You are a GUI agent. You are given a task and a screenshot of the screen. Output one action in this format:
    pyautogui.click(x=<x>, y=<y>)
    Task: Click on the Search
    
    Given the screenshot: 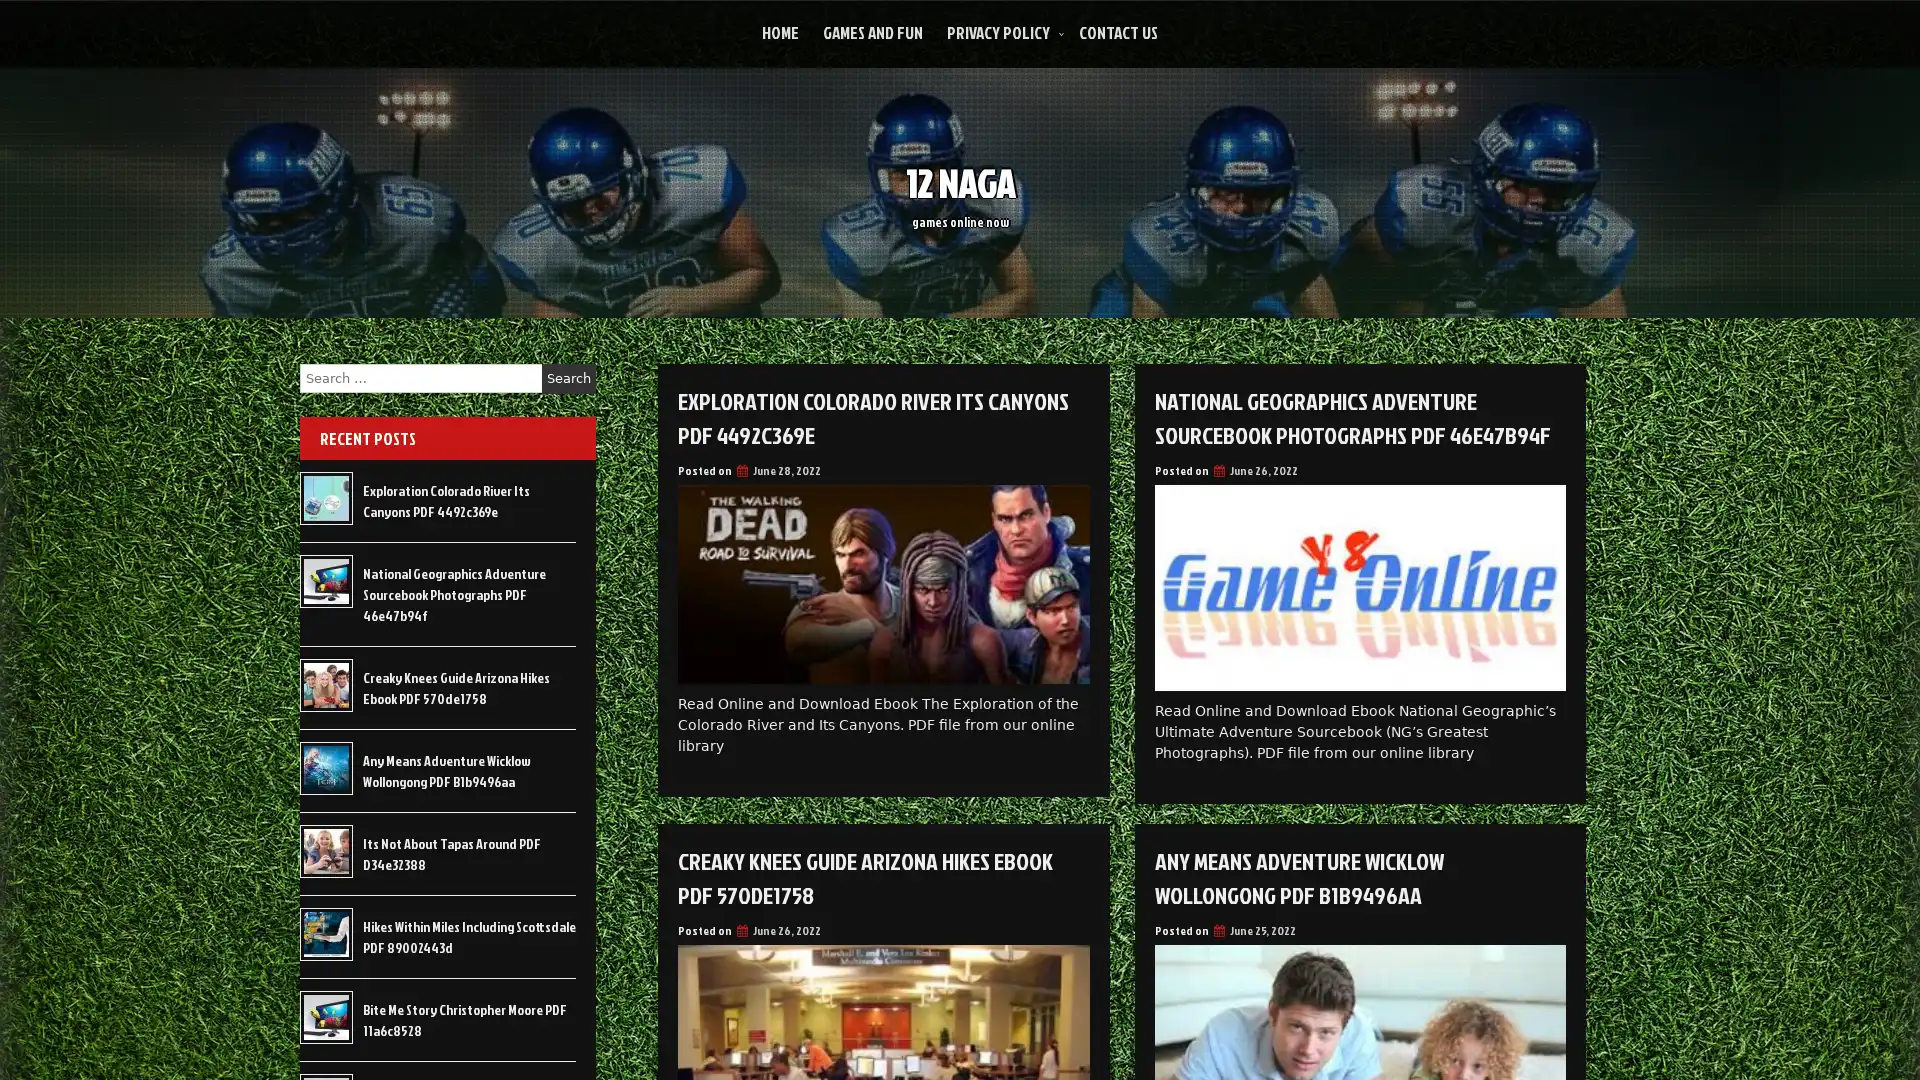 What is the action you would take?
    pyautogui.click(x=568, y=378)
    